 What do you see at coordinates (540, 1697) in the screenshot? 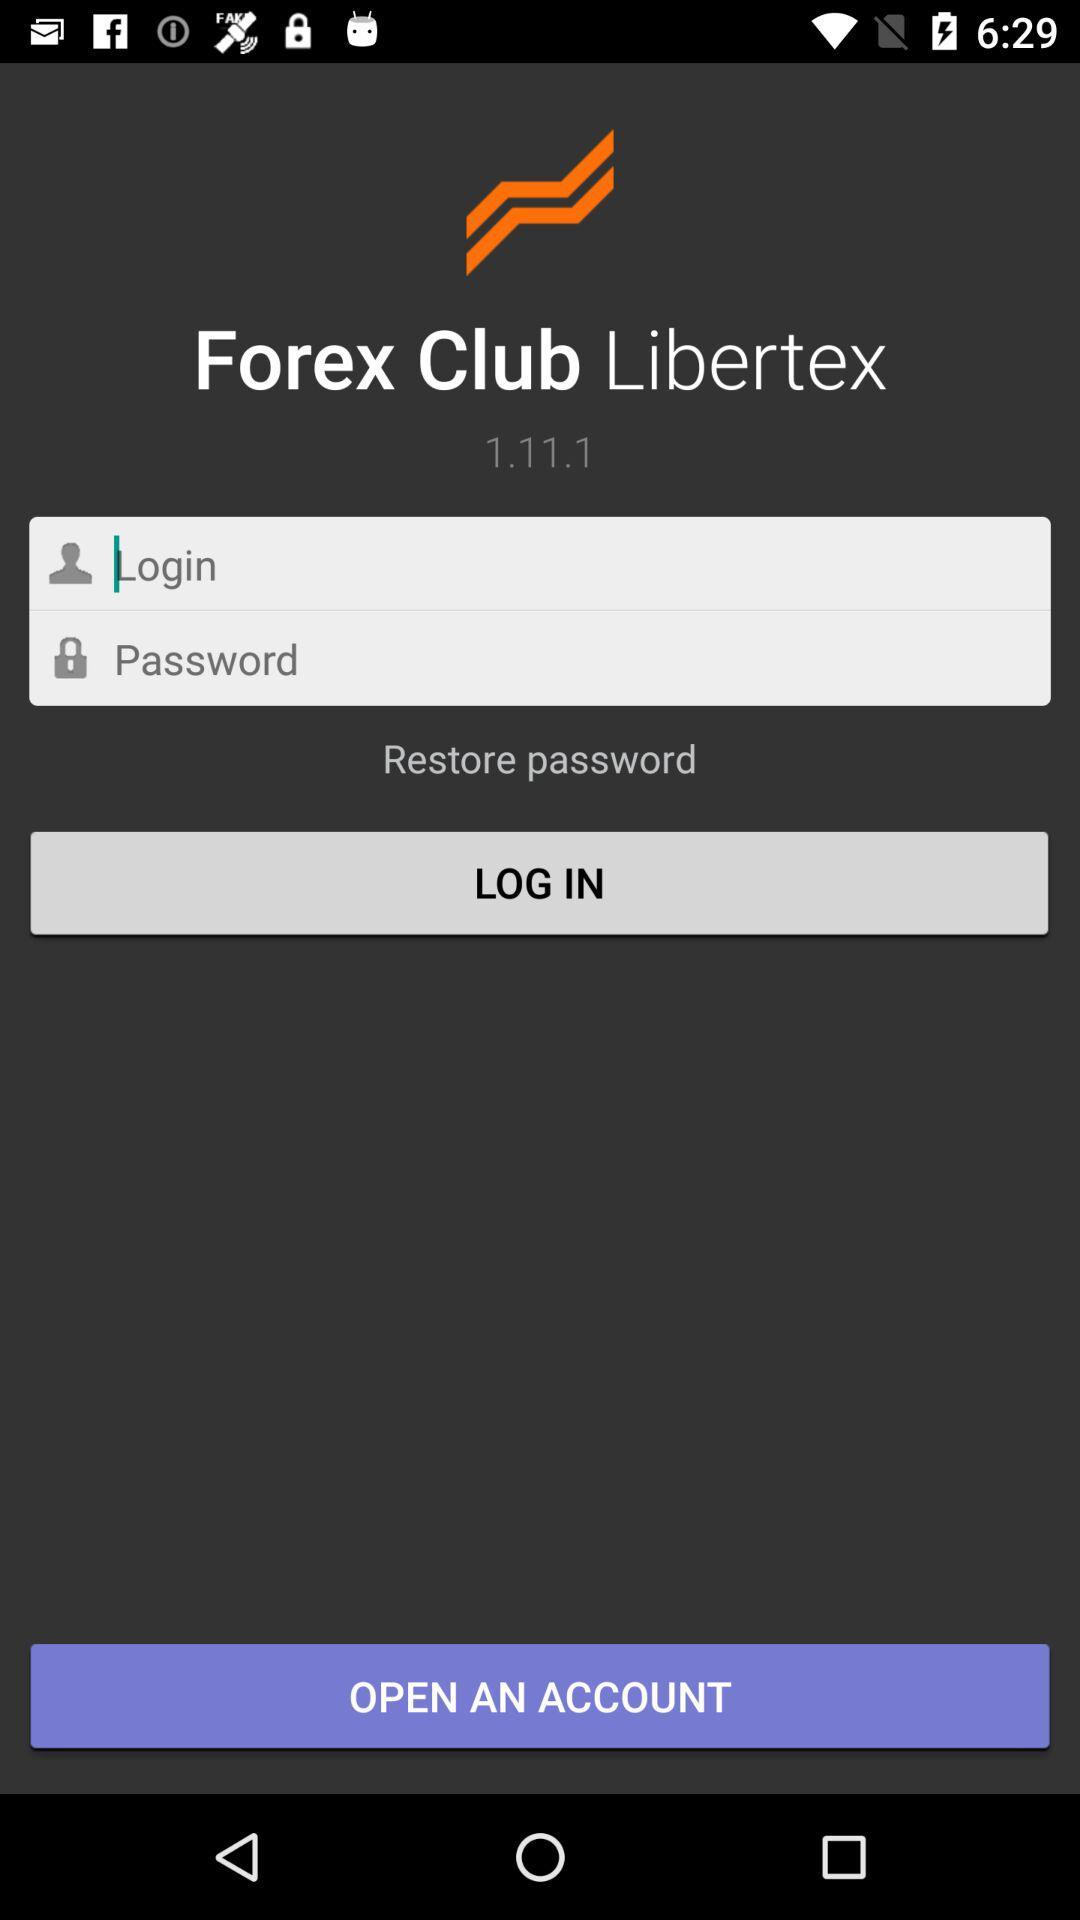
I see `item below the log in icon` at bounding box center [540, 1697].